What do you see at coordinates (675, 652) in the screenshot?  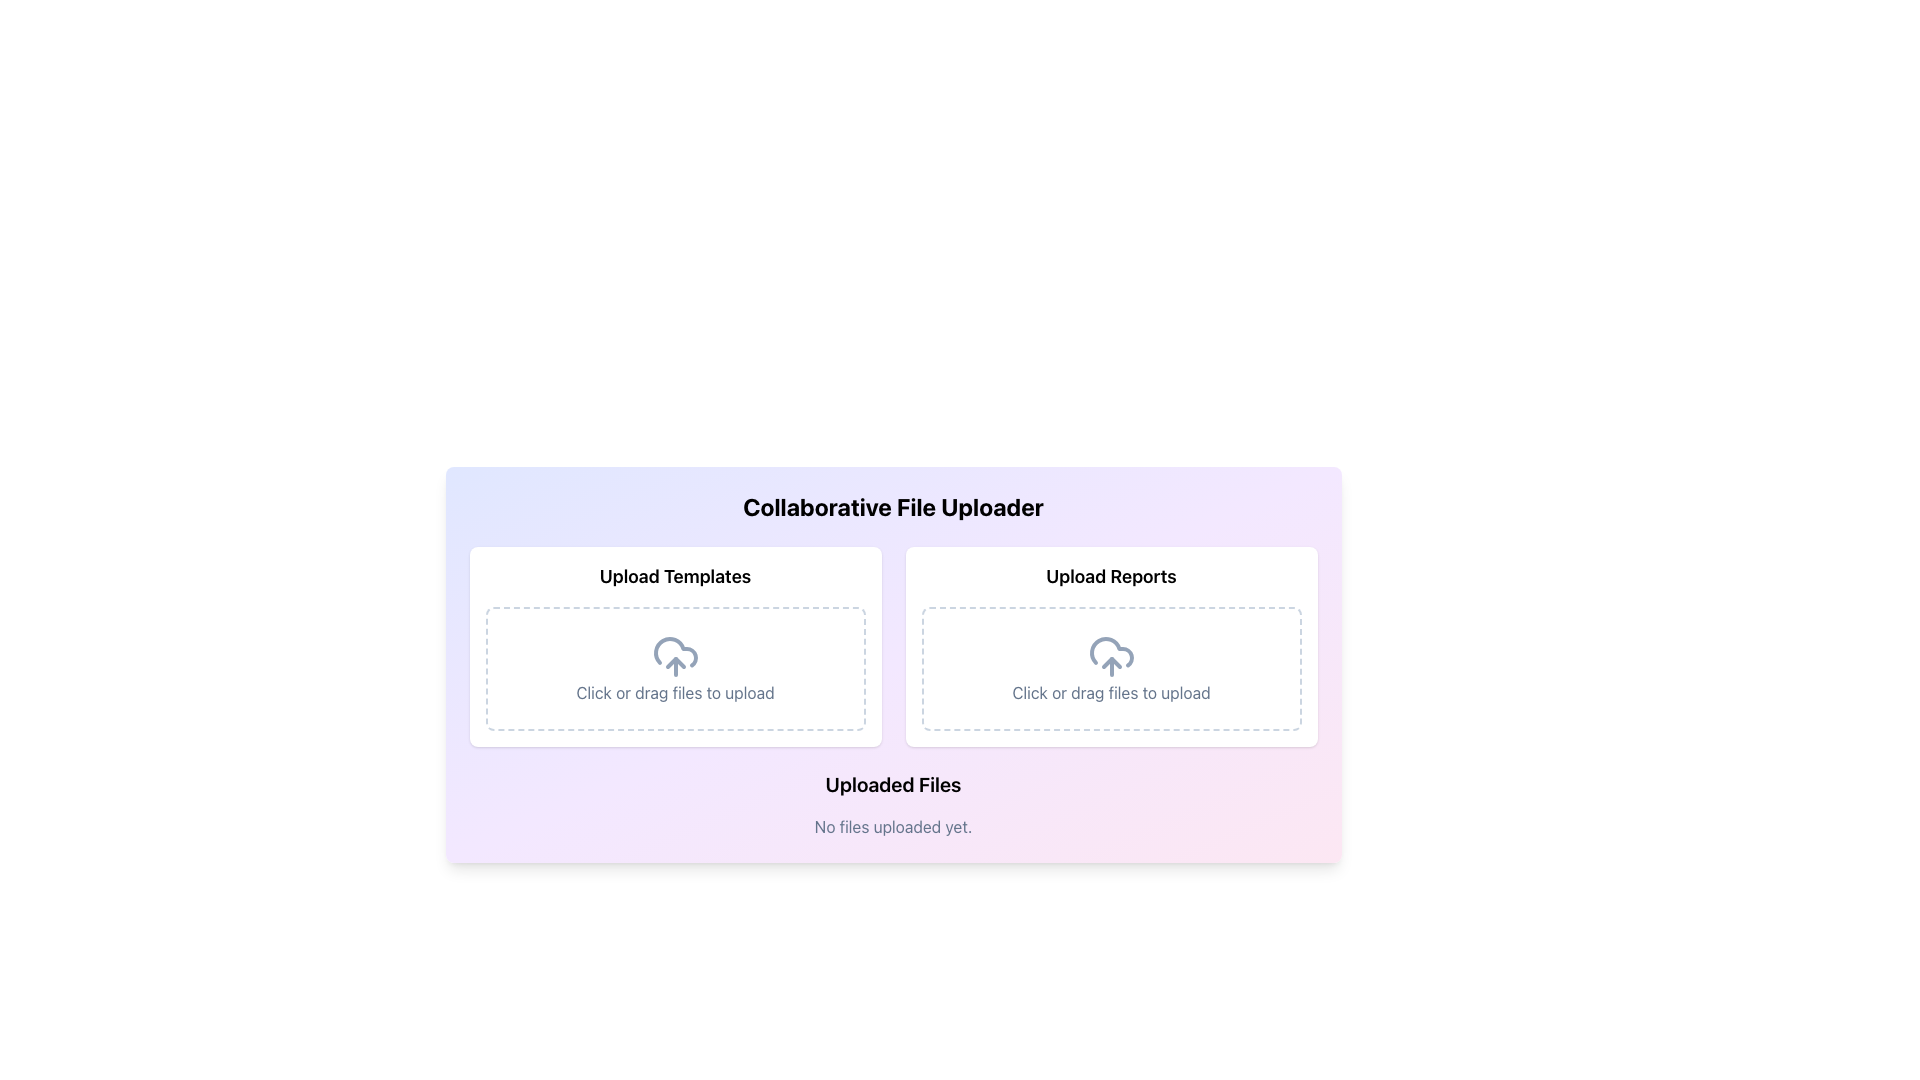 I see `the circular segment of the cloud upload icon located within the 'Upload Templates' box` at bounding box center [675, 652].